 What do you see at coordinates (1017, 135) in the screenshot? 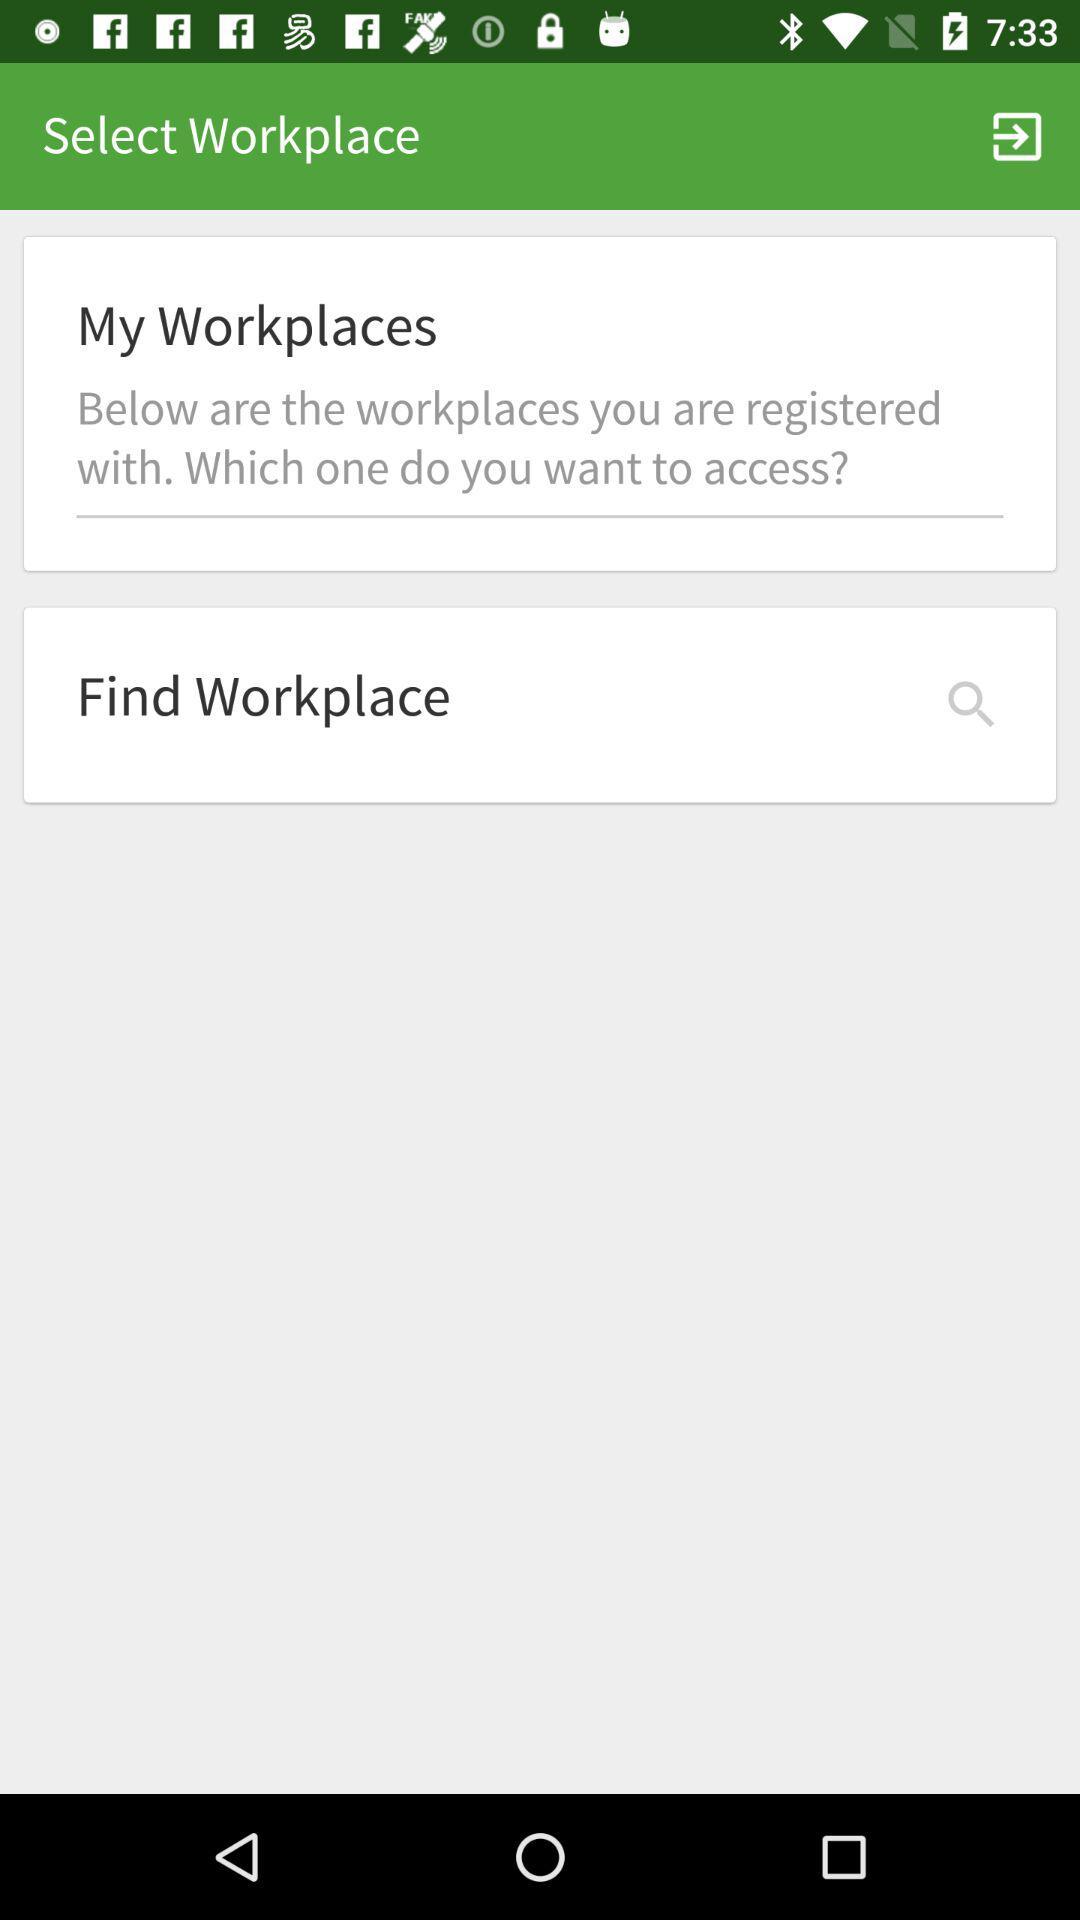
I see `icon above my workplaces icon` at bounding box center [1017, 135].